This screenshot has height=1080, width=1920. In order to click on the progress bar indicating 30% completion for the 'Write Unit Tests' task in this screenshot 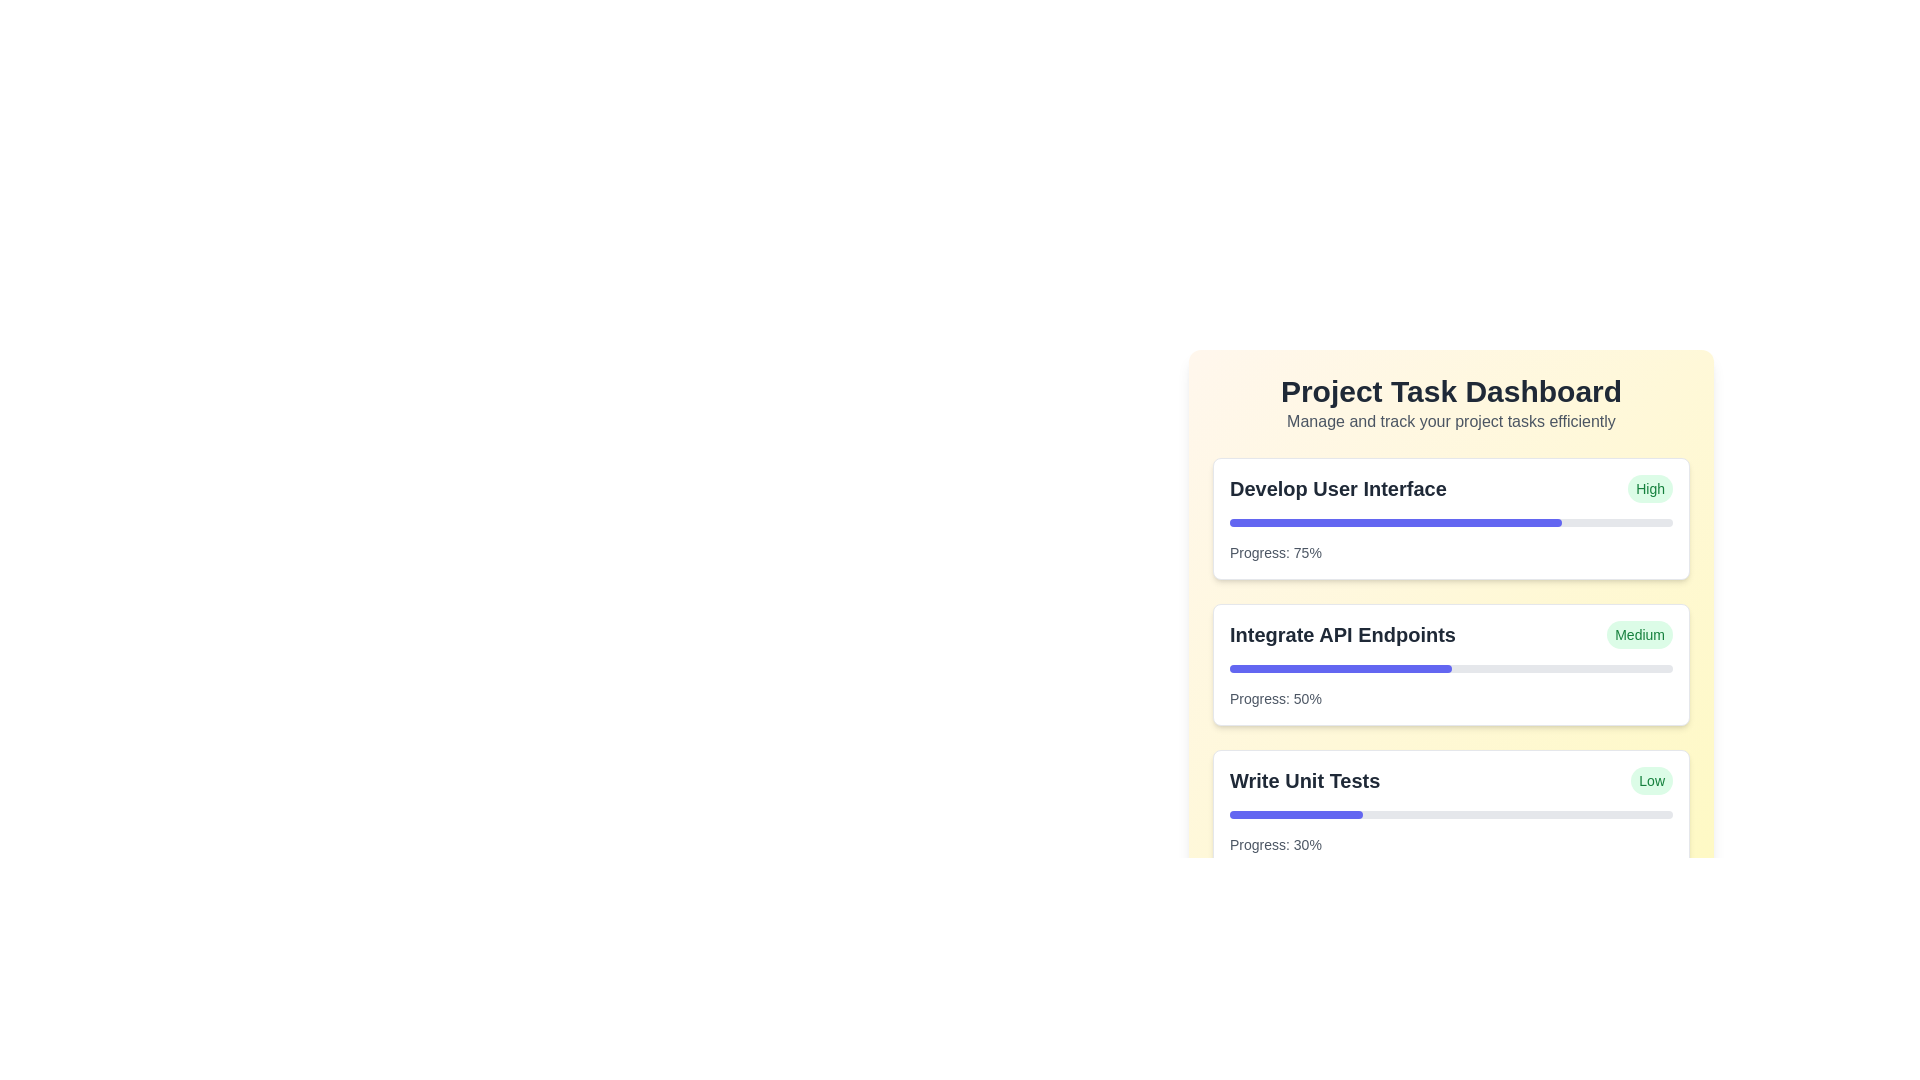, I will do `click(1296, 814)`.